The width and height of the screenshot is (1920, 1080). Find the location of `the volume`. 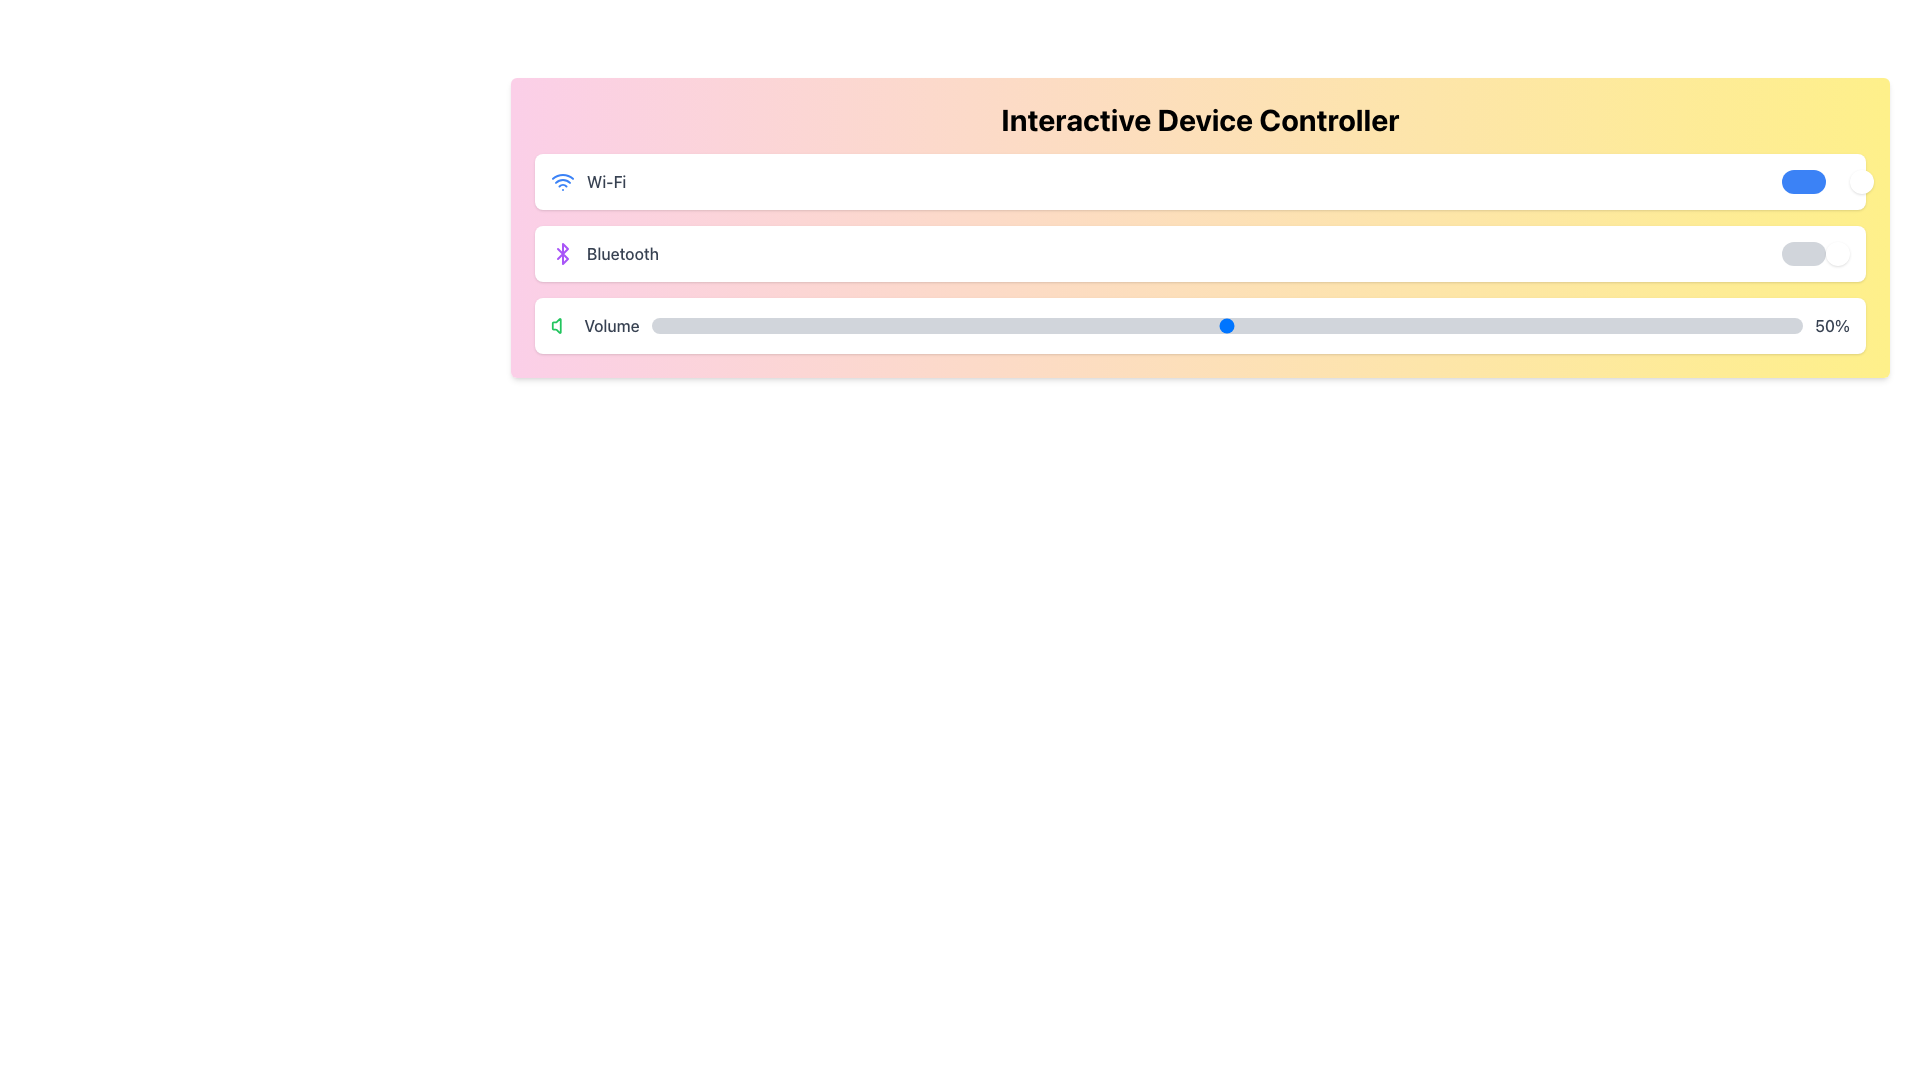

the volume is located at coordinates (1053, 325).